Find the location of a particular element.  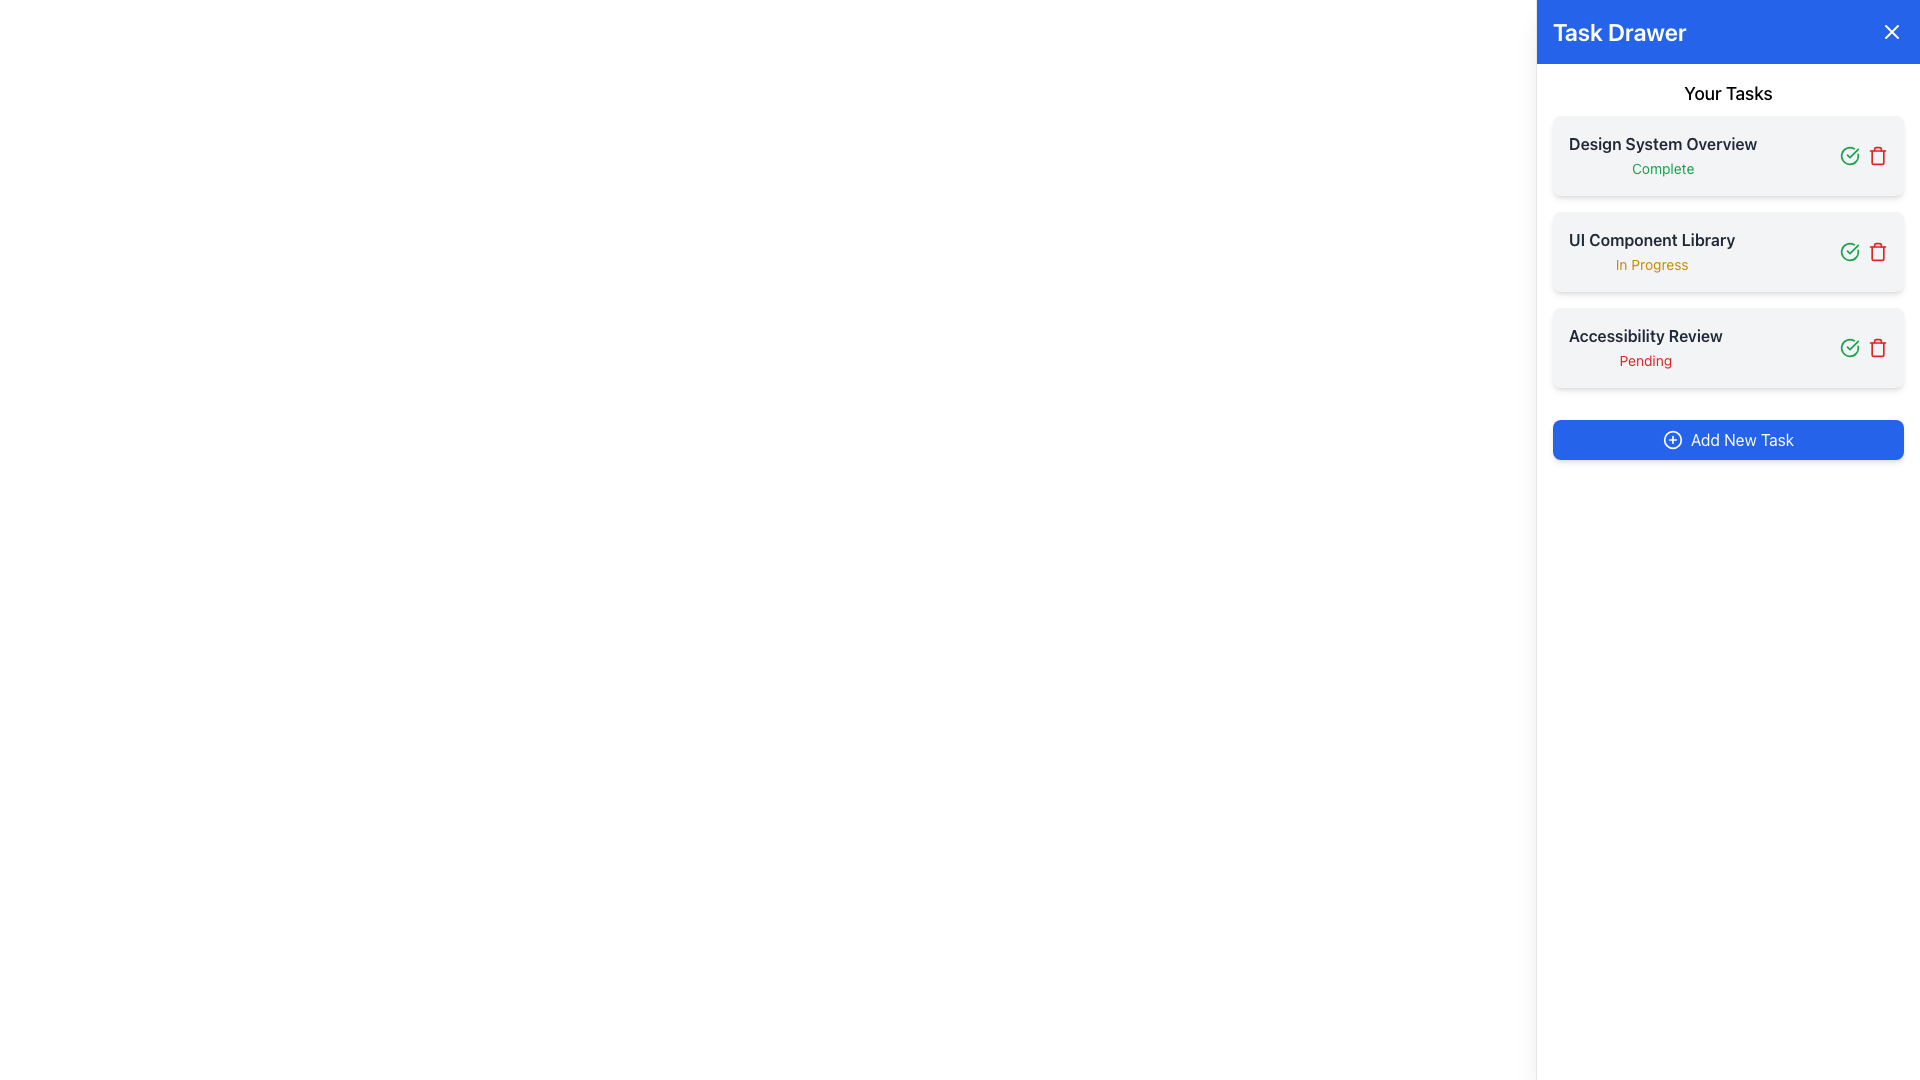

the icon that suggests adding a new task, located left of the 'Add New Task' button in the bottom-right section of the interface is located at coordinates (1672, 438).